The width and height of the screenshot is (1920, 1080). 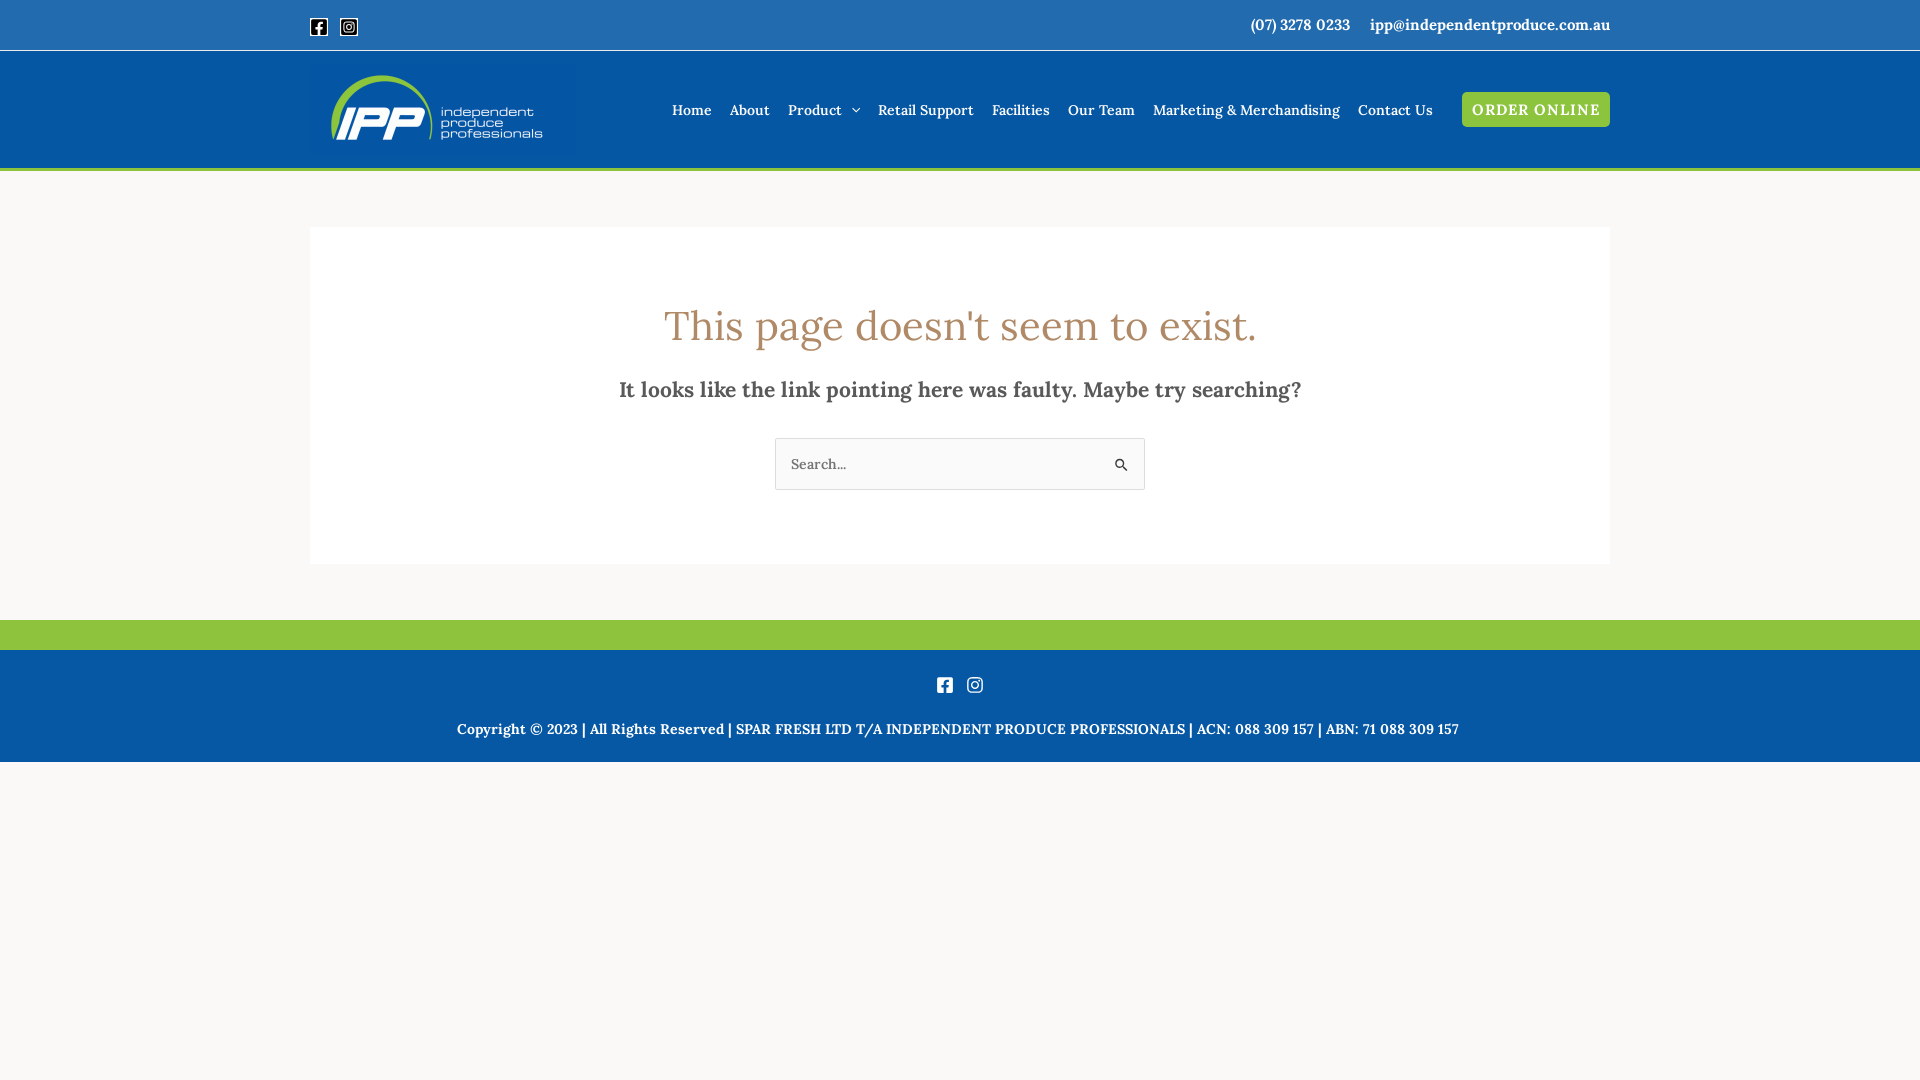 I want to click on 'Product', so click(x=824, y=110).